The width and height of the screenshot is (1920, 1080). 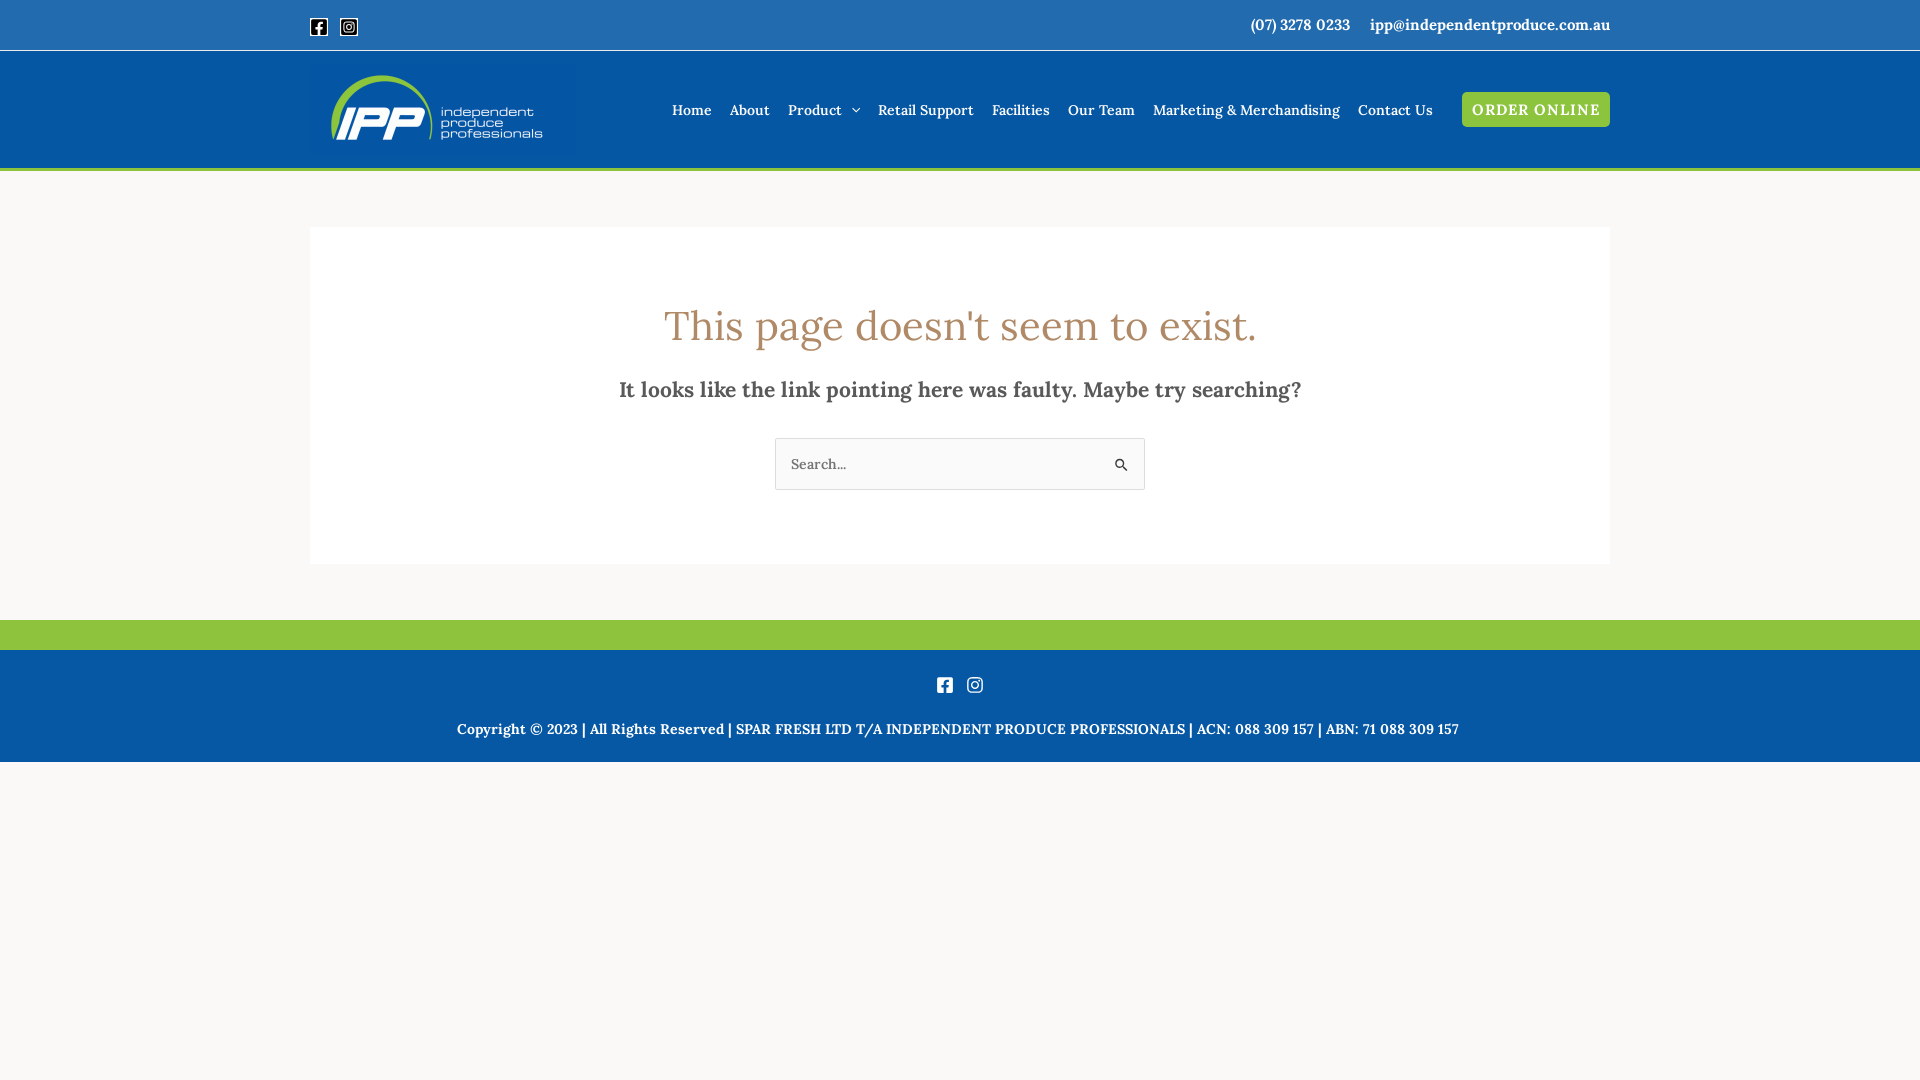 I want to click on 'Product', so click(x=824, y=110).